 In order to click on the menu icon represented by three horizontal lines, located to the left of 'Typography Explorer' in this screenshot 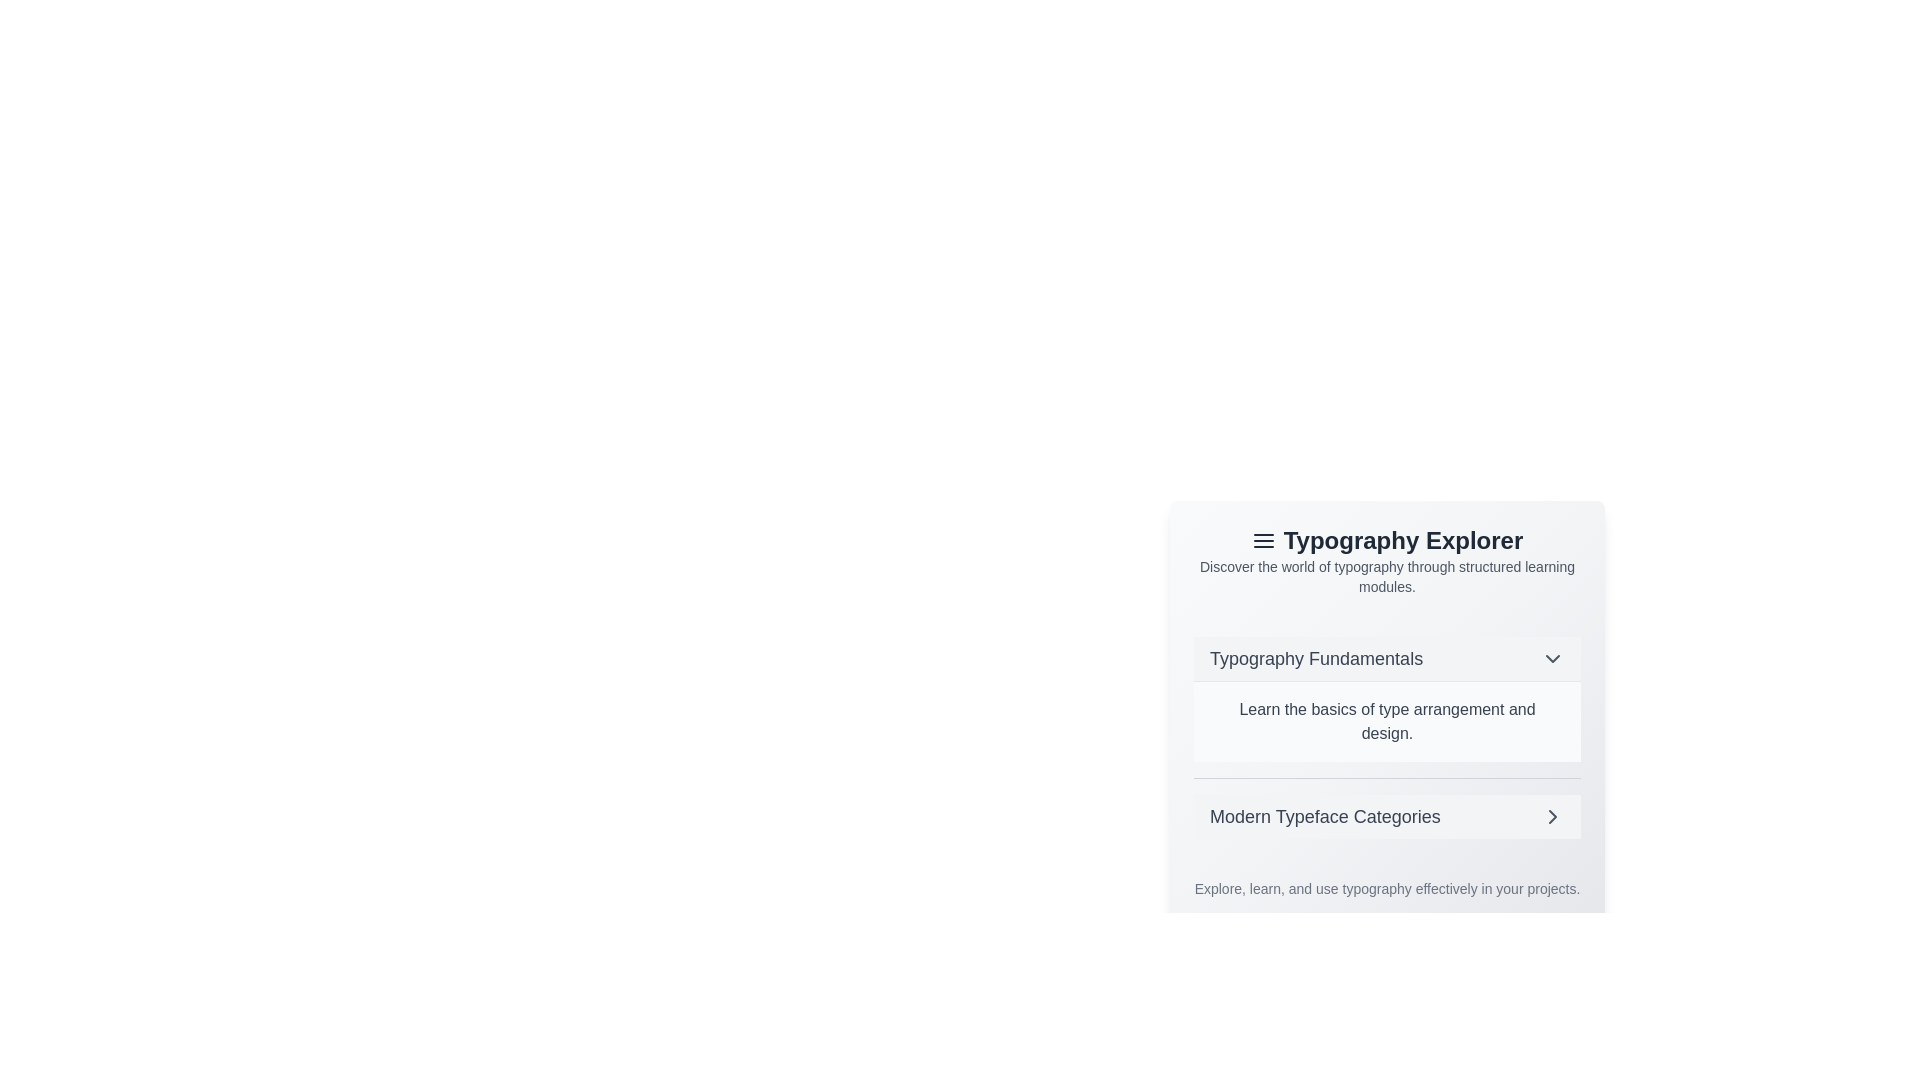, I will do `click(1262, 540)`.